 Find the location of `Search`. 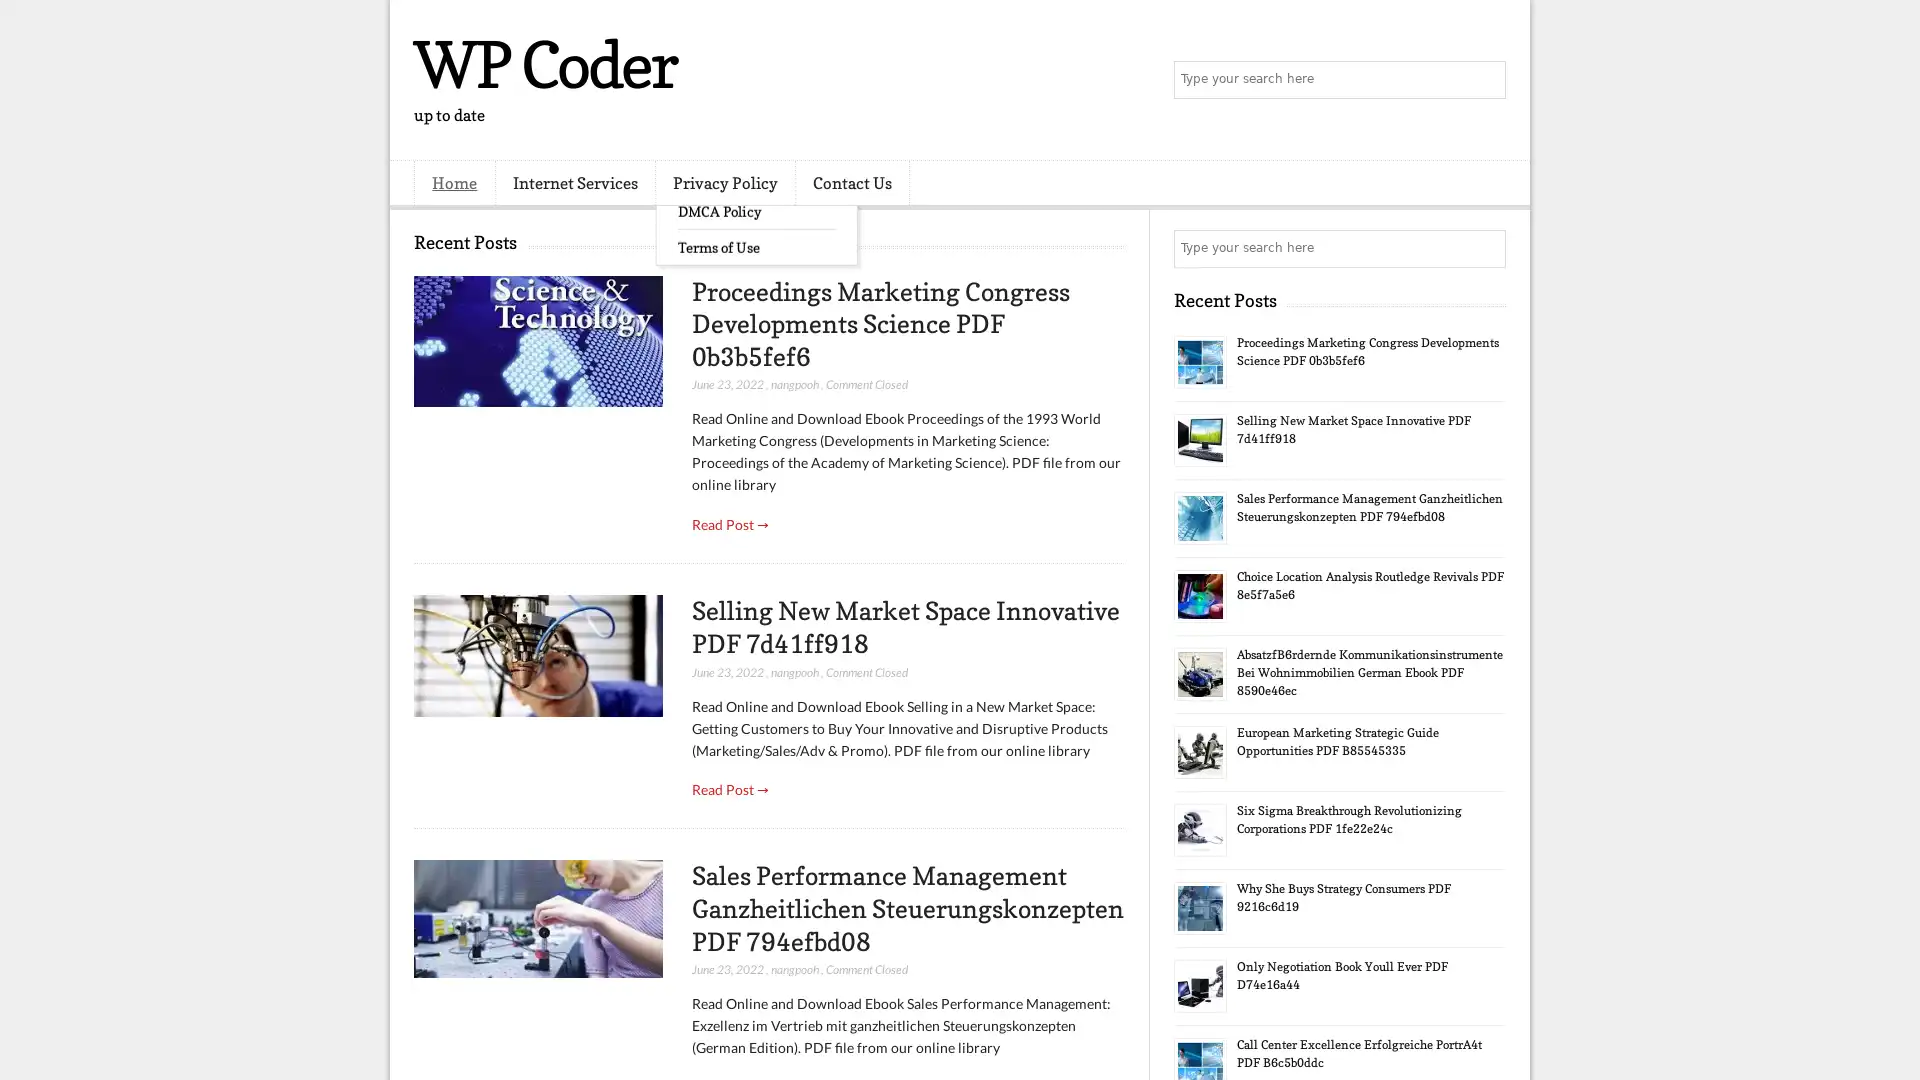

Search is located at coordinates (1485, 248).